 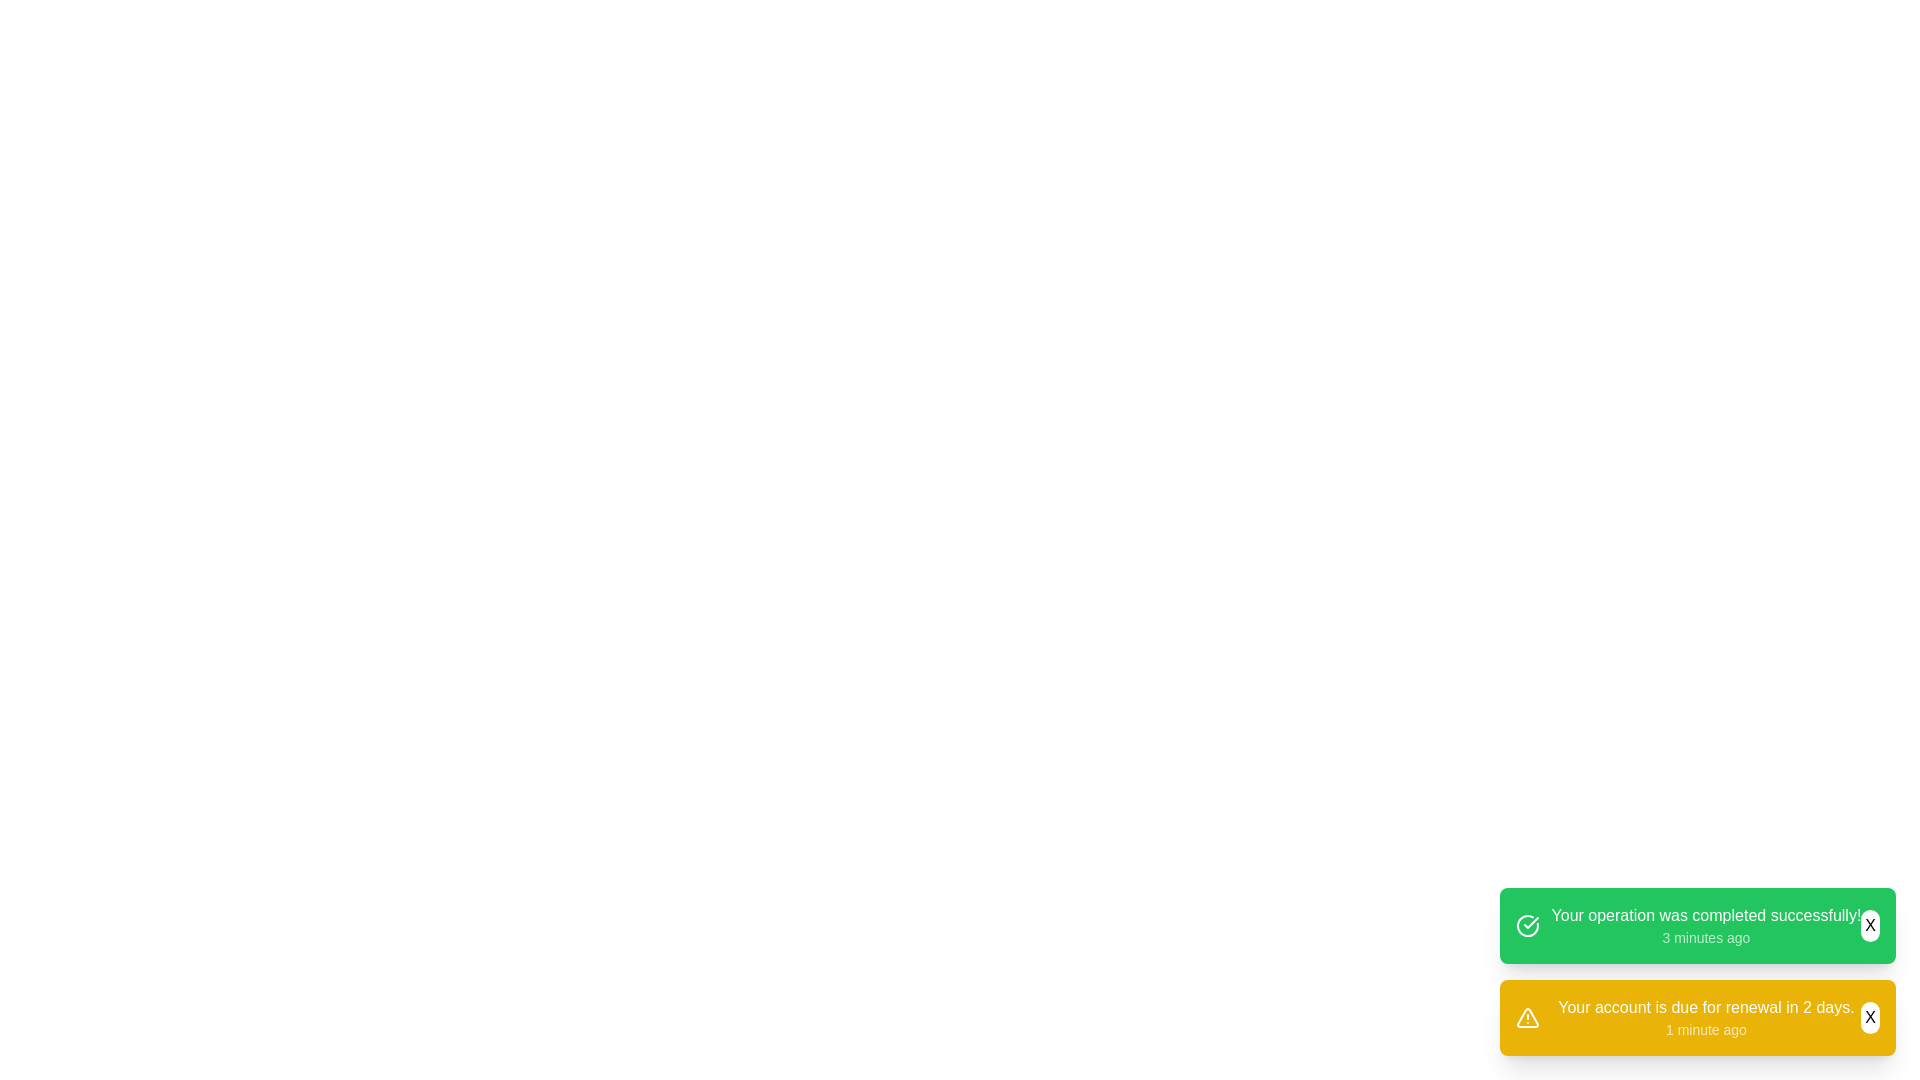 I want to click on close button of the notification with the message 'Your account is due for renewal in 2 days.', so click(x=1869, y=1018).